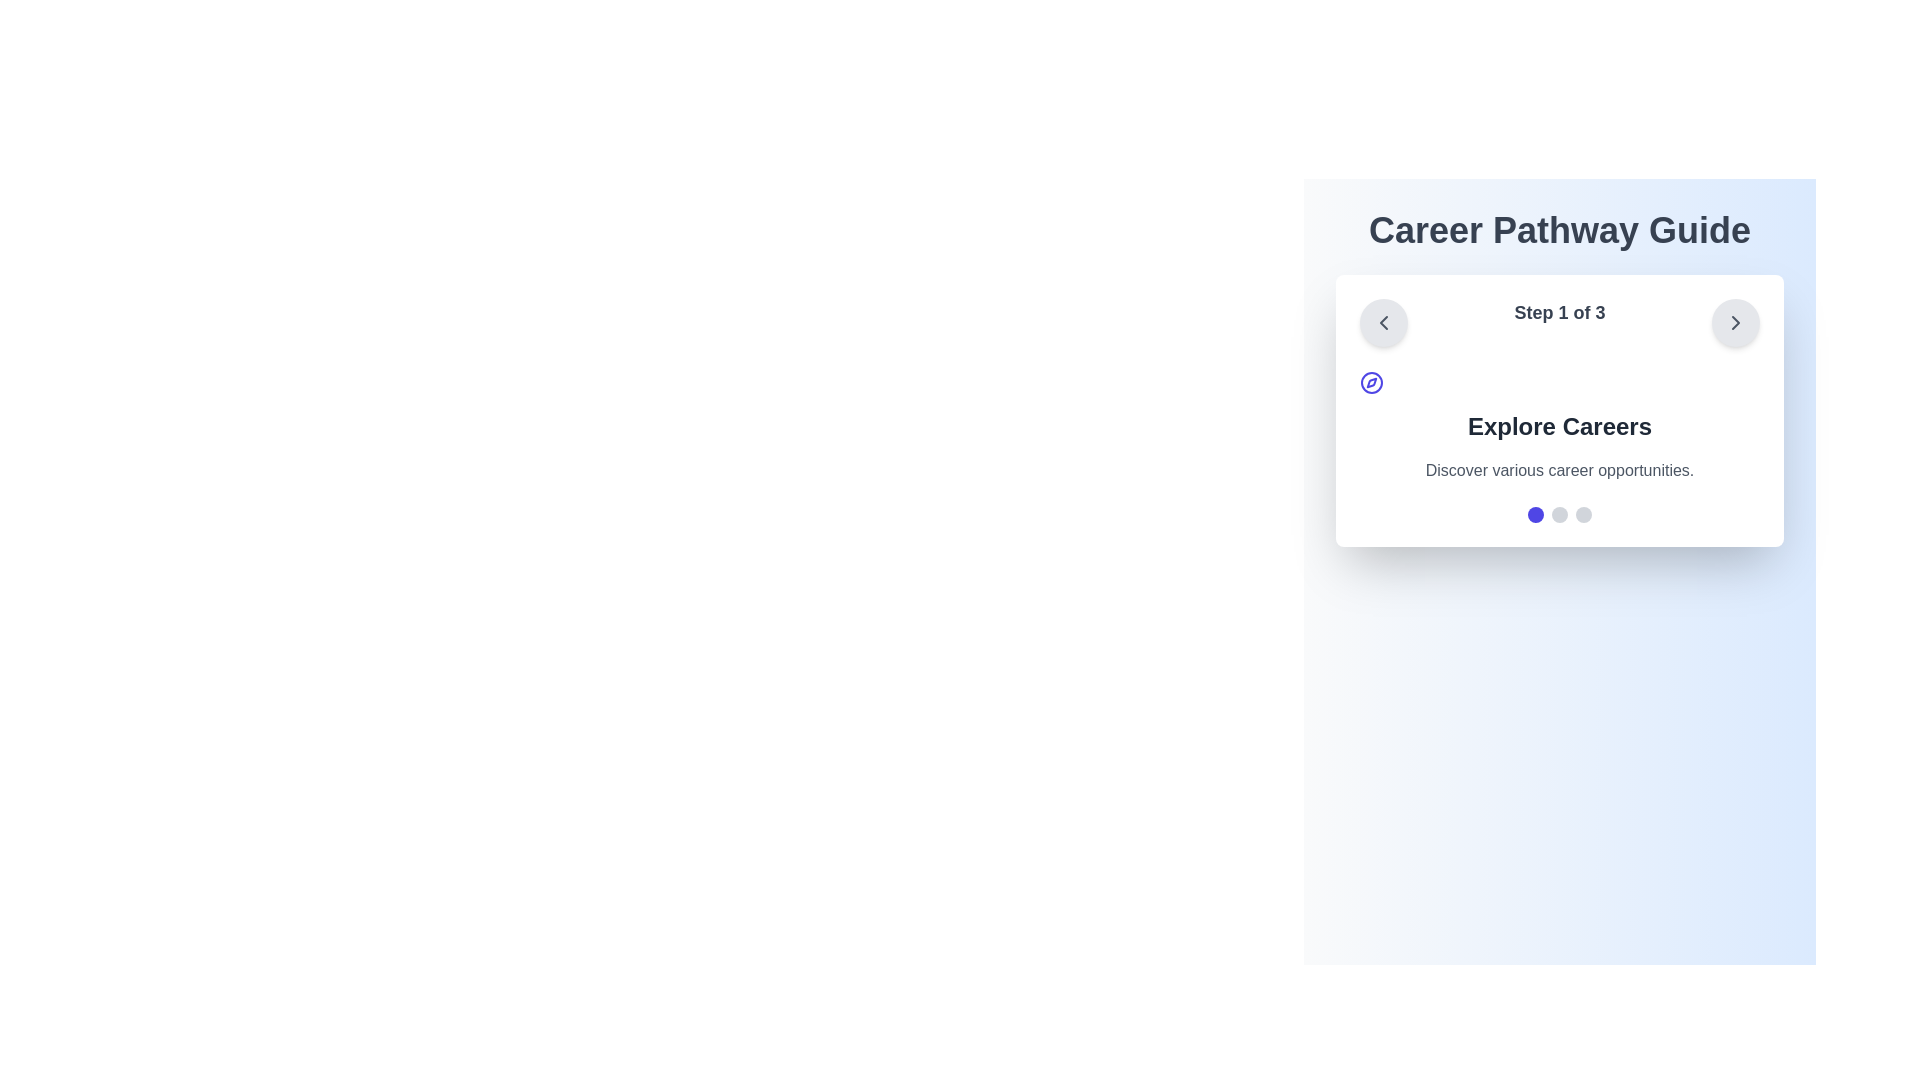  What do you see at coordinates (1559, 514) in the screenshot?
I see `the second circular progress indicator in the 'Career Pathway Guide' section` at bounding box center [1559, 514].